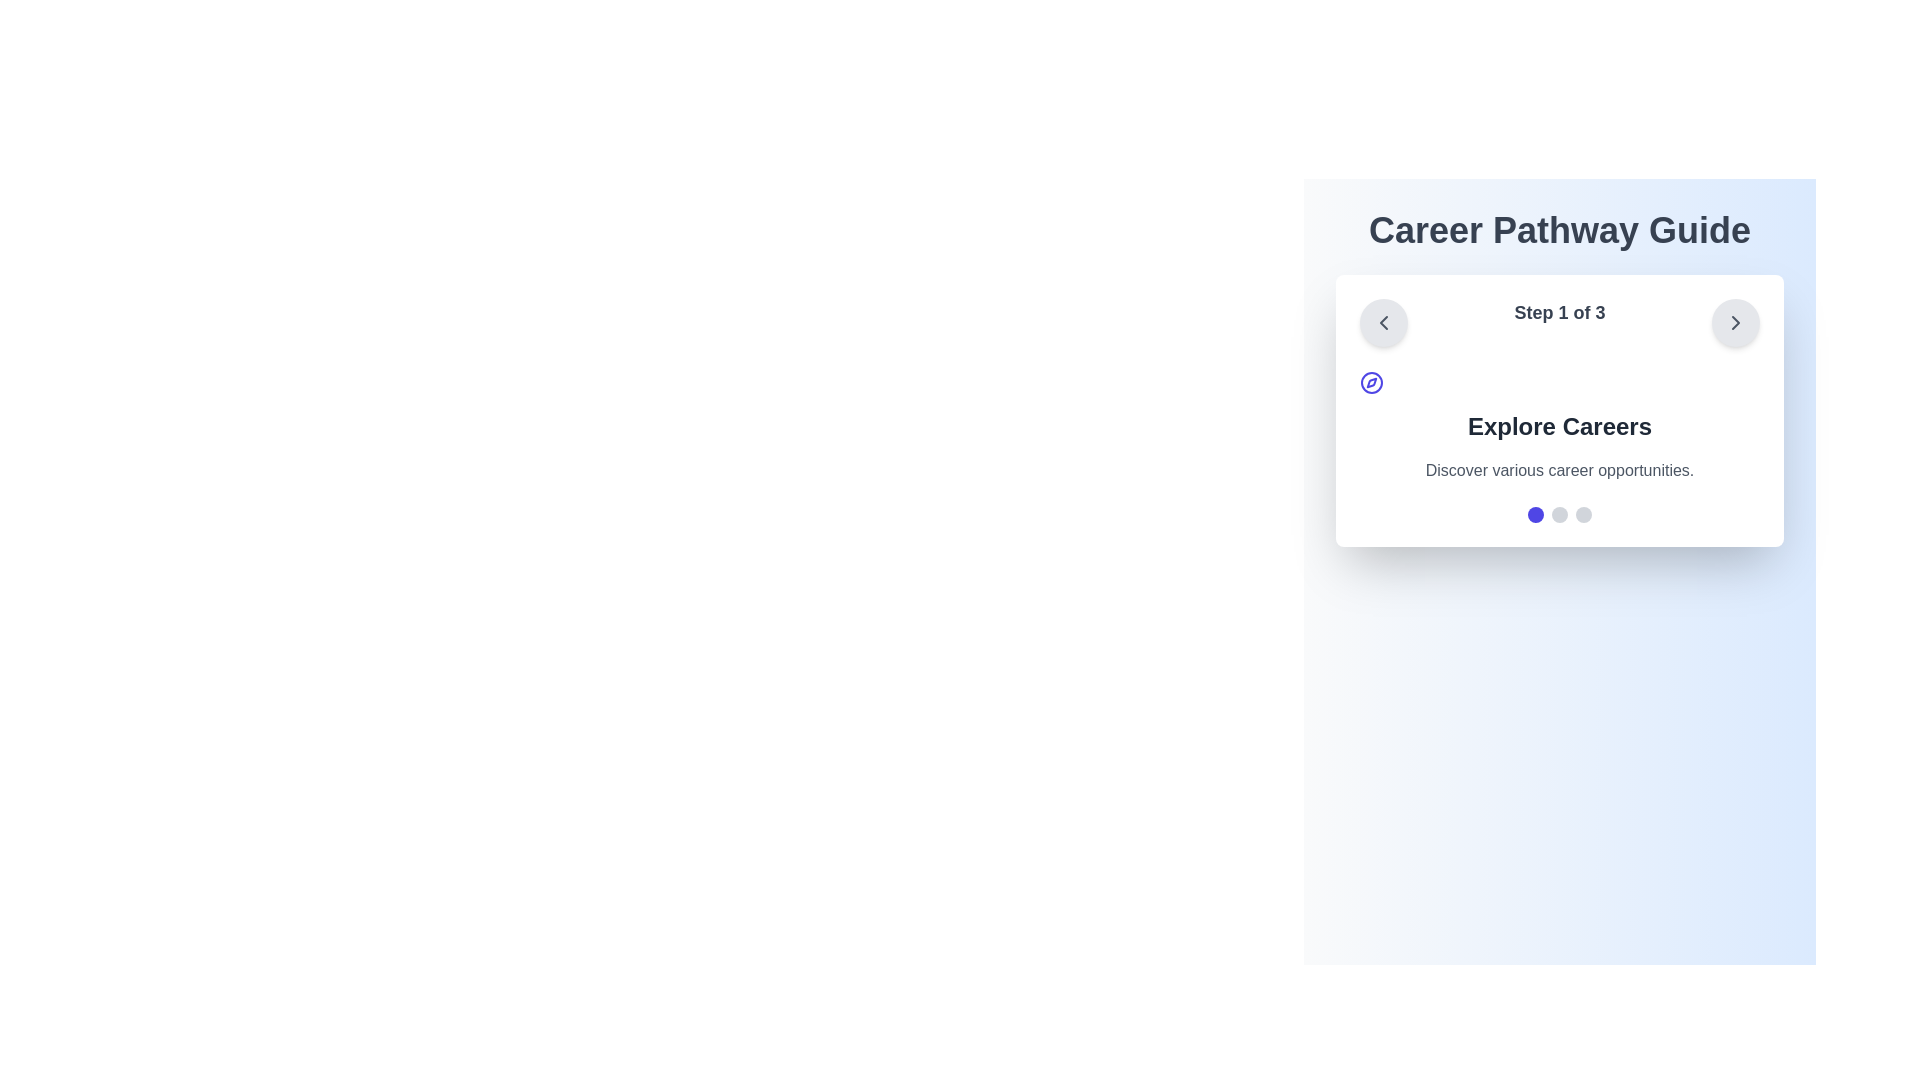  What do you see at coordinates (1559, 514) in the screenshot?
I see `the second circular progress indicator in the 'Career Pathway Guide' section` at bounding box center [1559, 514].